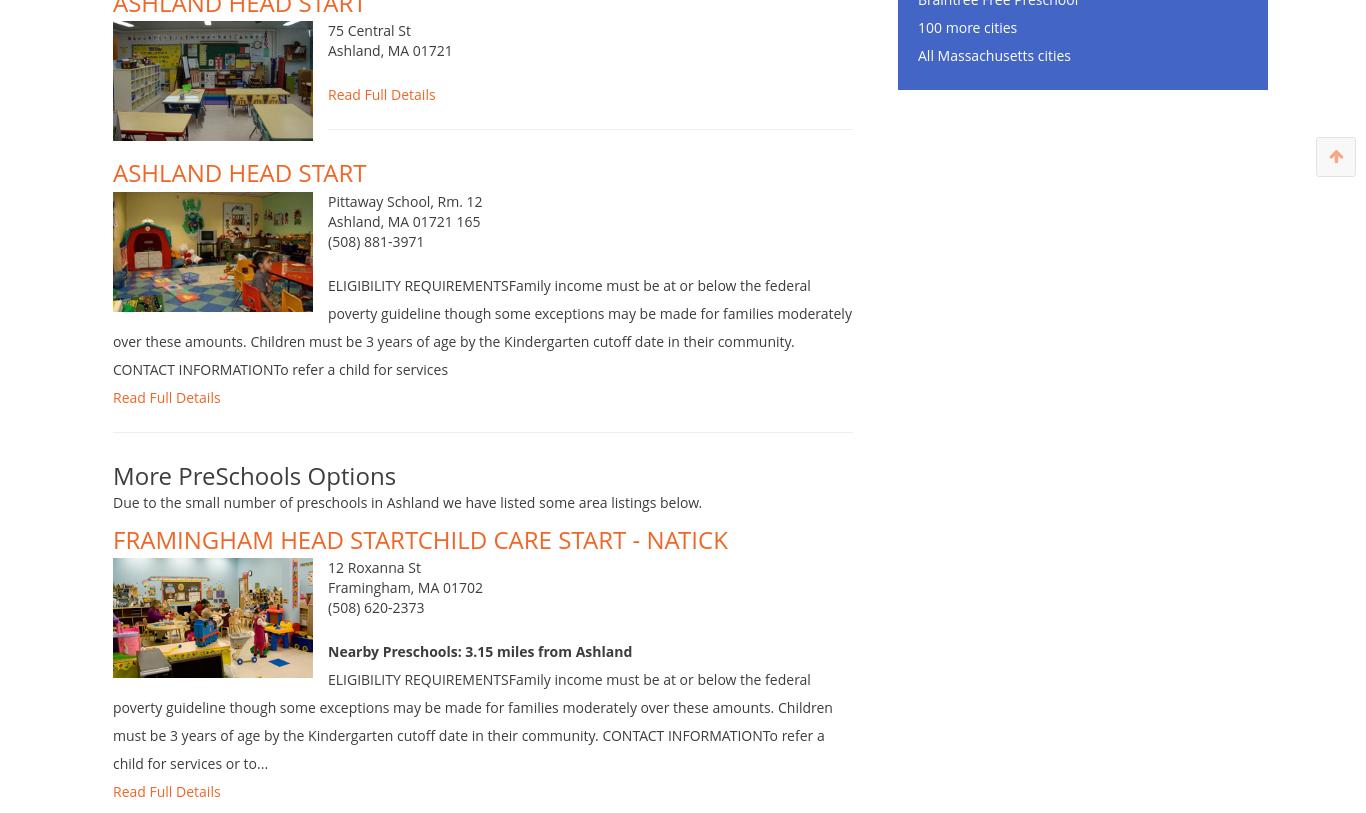  What do you see at coordinates (406, 533) in the screenshot?
I see `'Due to the small number of preschools in Ashland we have listed some area listings below.'` at bounding box center [406, 533].